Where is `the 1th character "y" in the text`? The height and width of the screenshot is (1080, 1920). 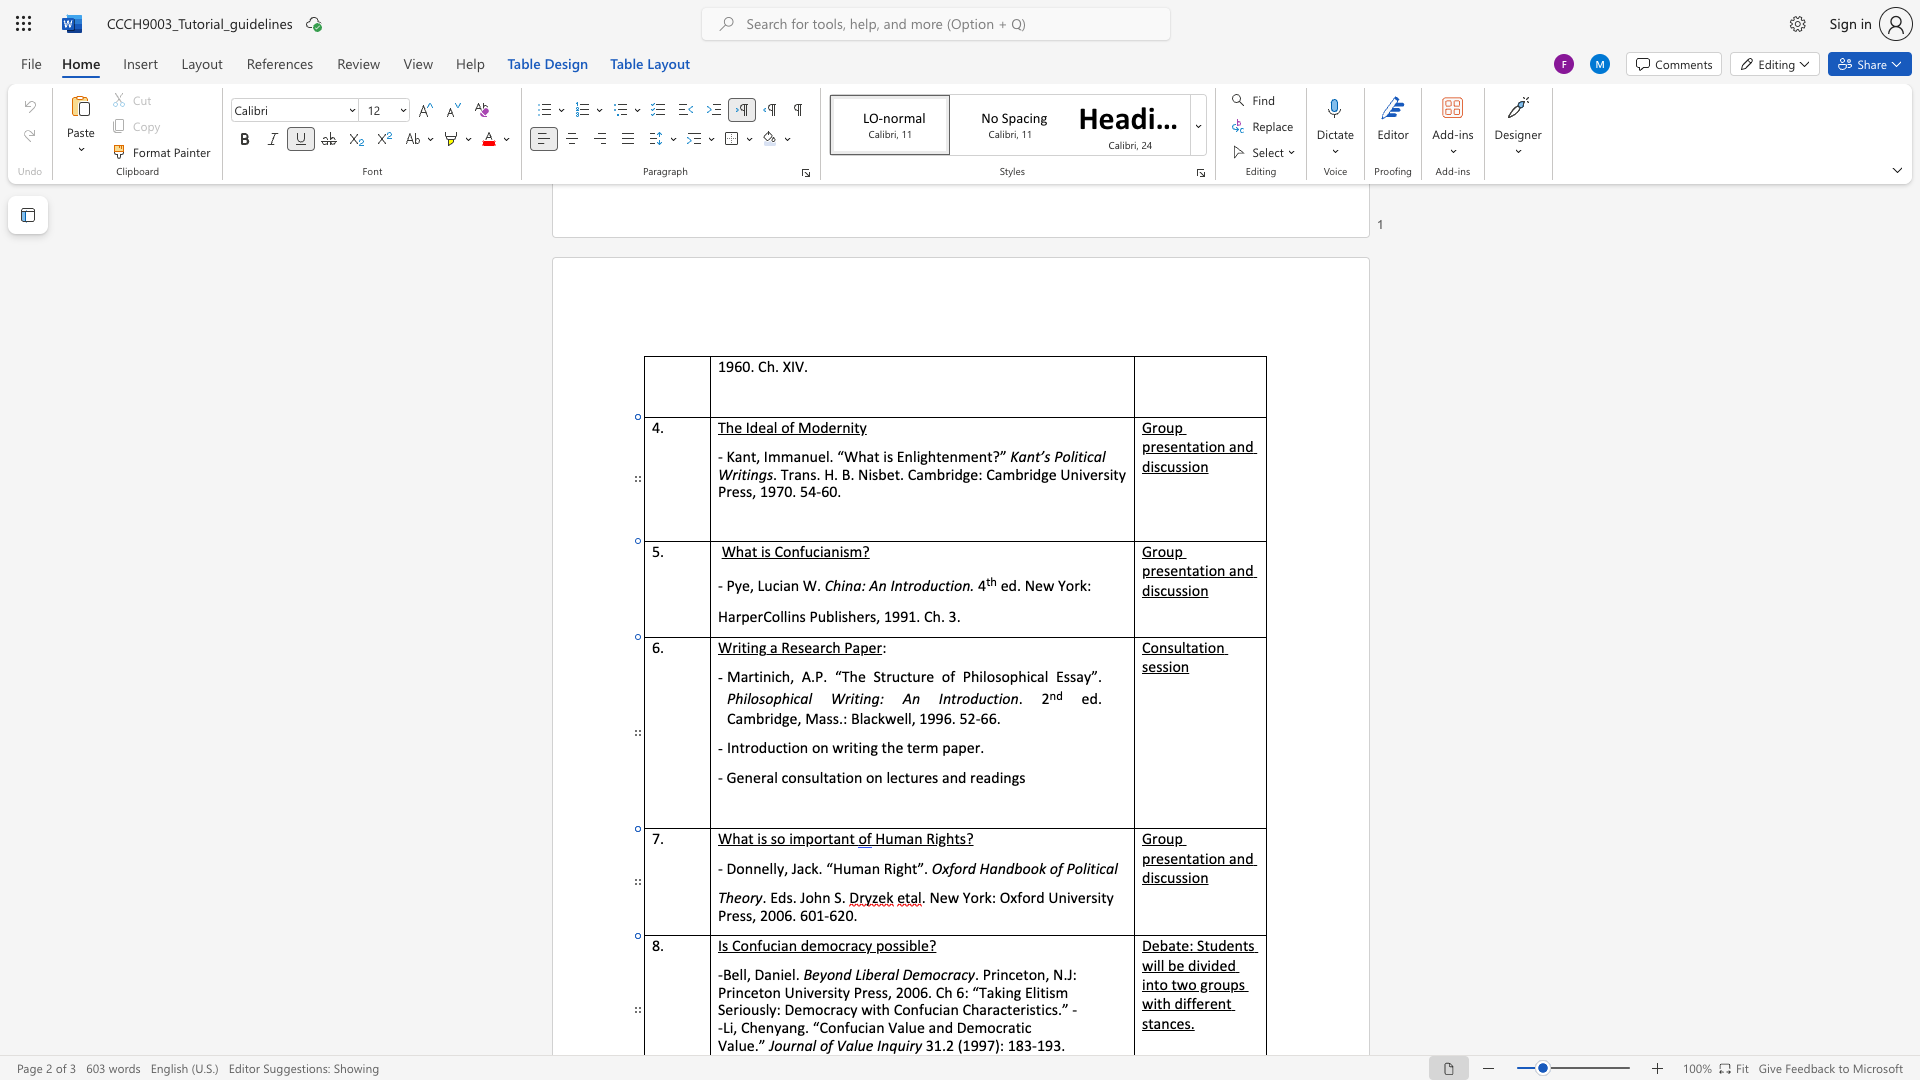
the 1th character "y" in the text is located at coordinates (917, 1044).